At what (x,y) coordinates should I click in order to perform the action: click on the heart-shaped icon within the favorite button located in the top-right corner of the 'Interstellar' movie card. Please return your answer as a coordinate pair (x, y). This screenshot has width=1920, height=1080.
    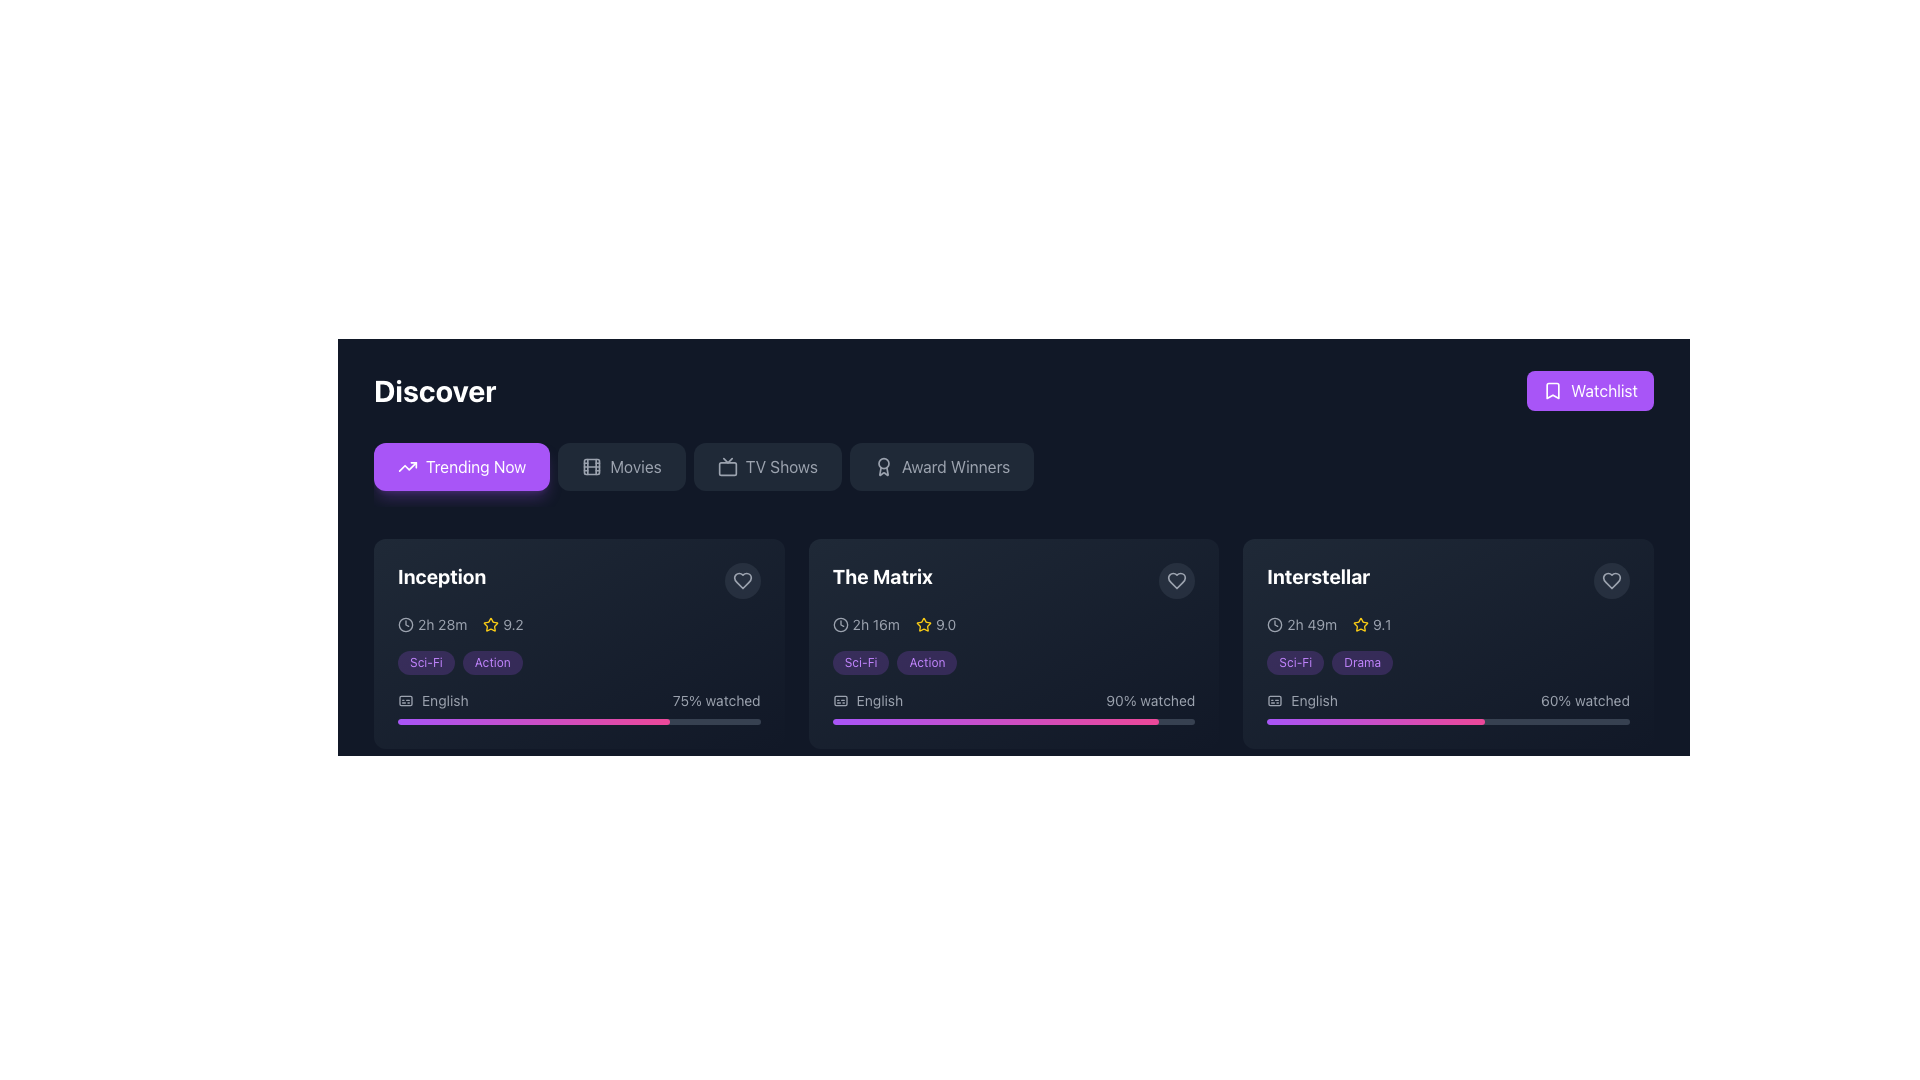
    Looking at the image, I should click on (1612, 581).